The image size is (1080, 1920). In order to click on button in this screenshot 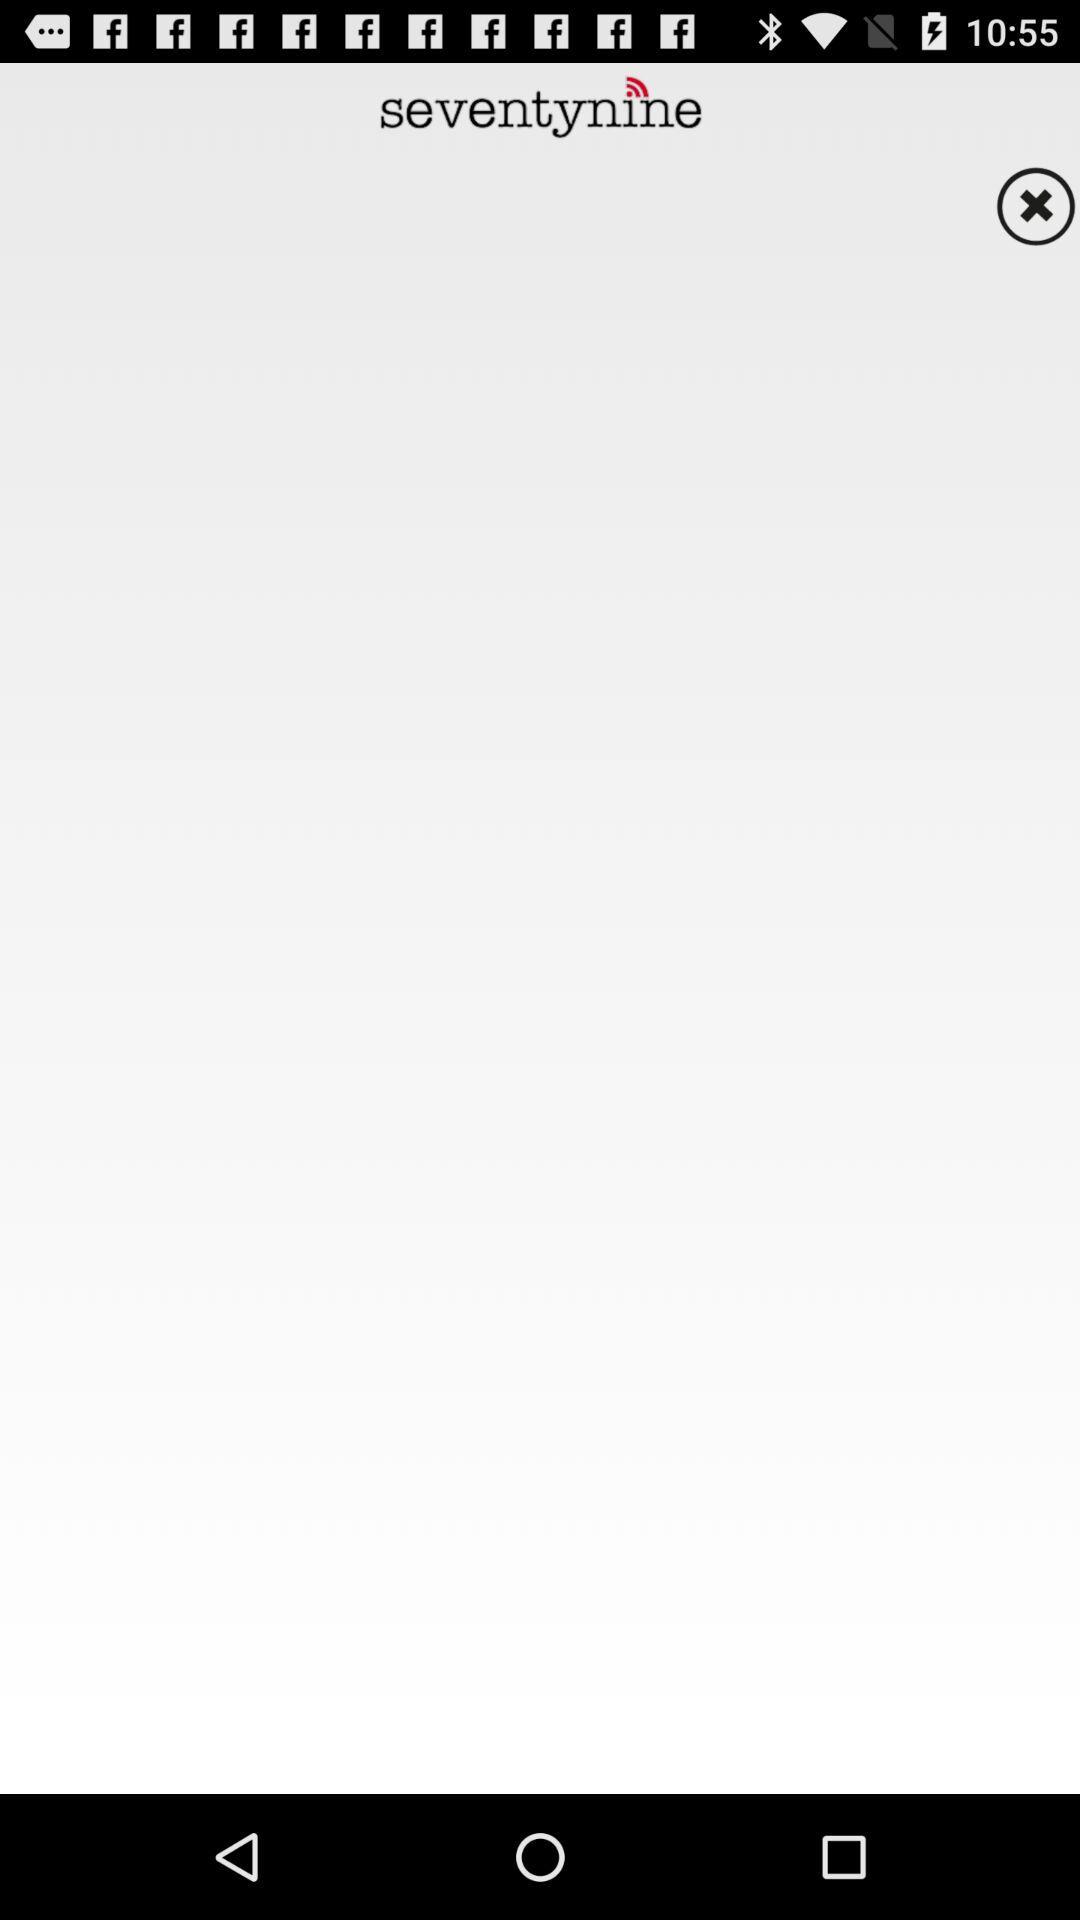, I will do `click(1035, 206)`.